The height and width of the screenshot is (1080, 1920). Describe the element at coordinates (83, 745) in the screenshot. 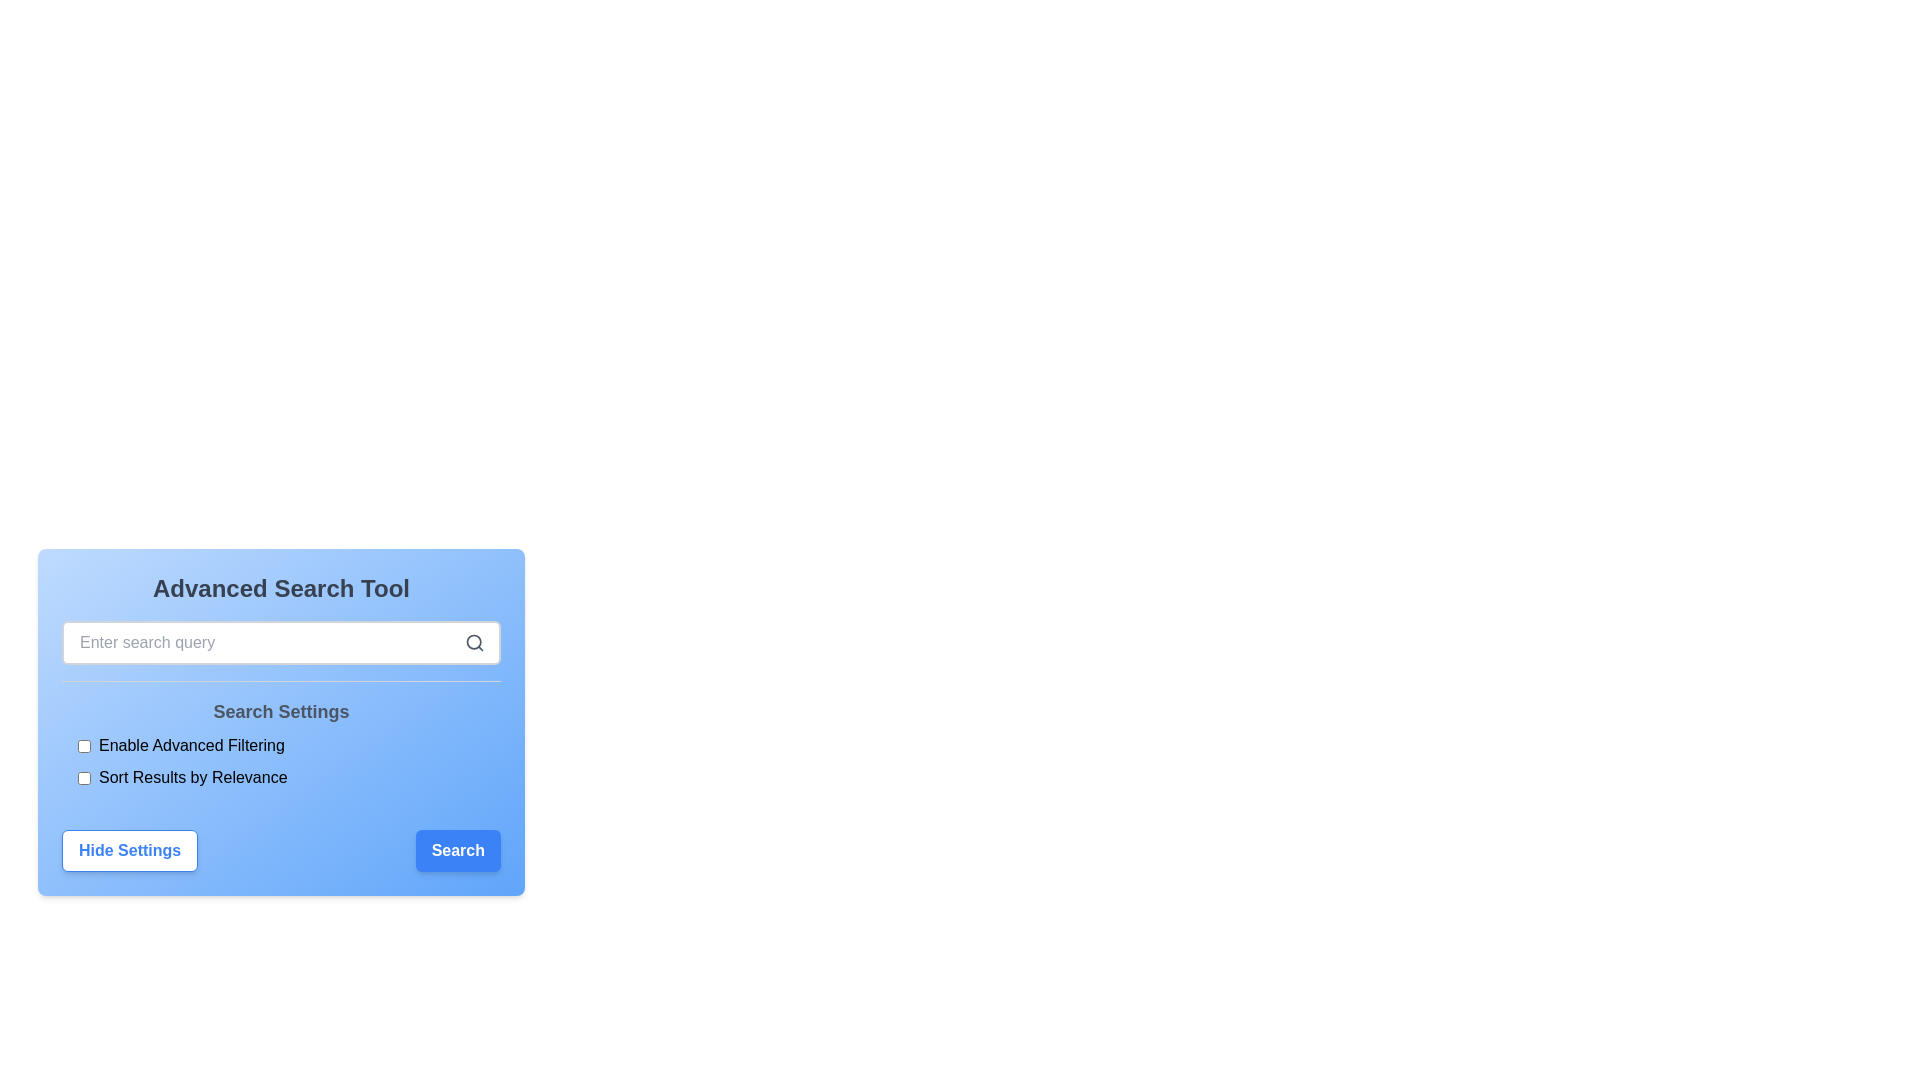

I see `the checkbox with a blue outline and white background located to the left of the text 'Enable Advanced Filtering' in the 'Search Settings' section` at that location.